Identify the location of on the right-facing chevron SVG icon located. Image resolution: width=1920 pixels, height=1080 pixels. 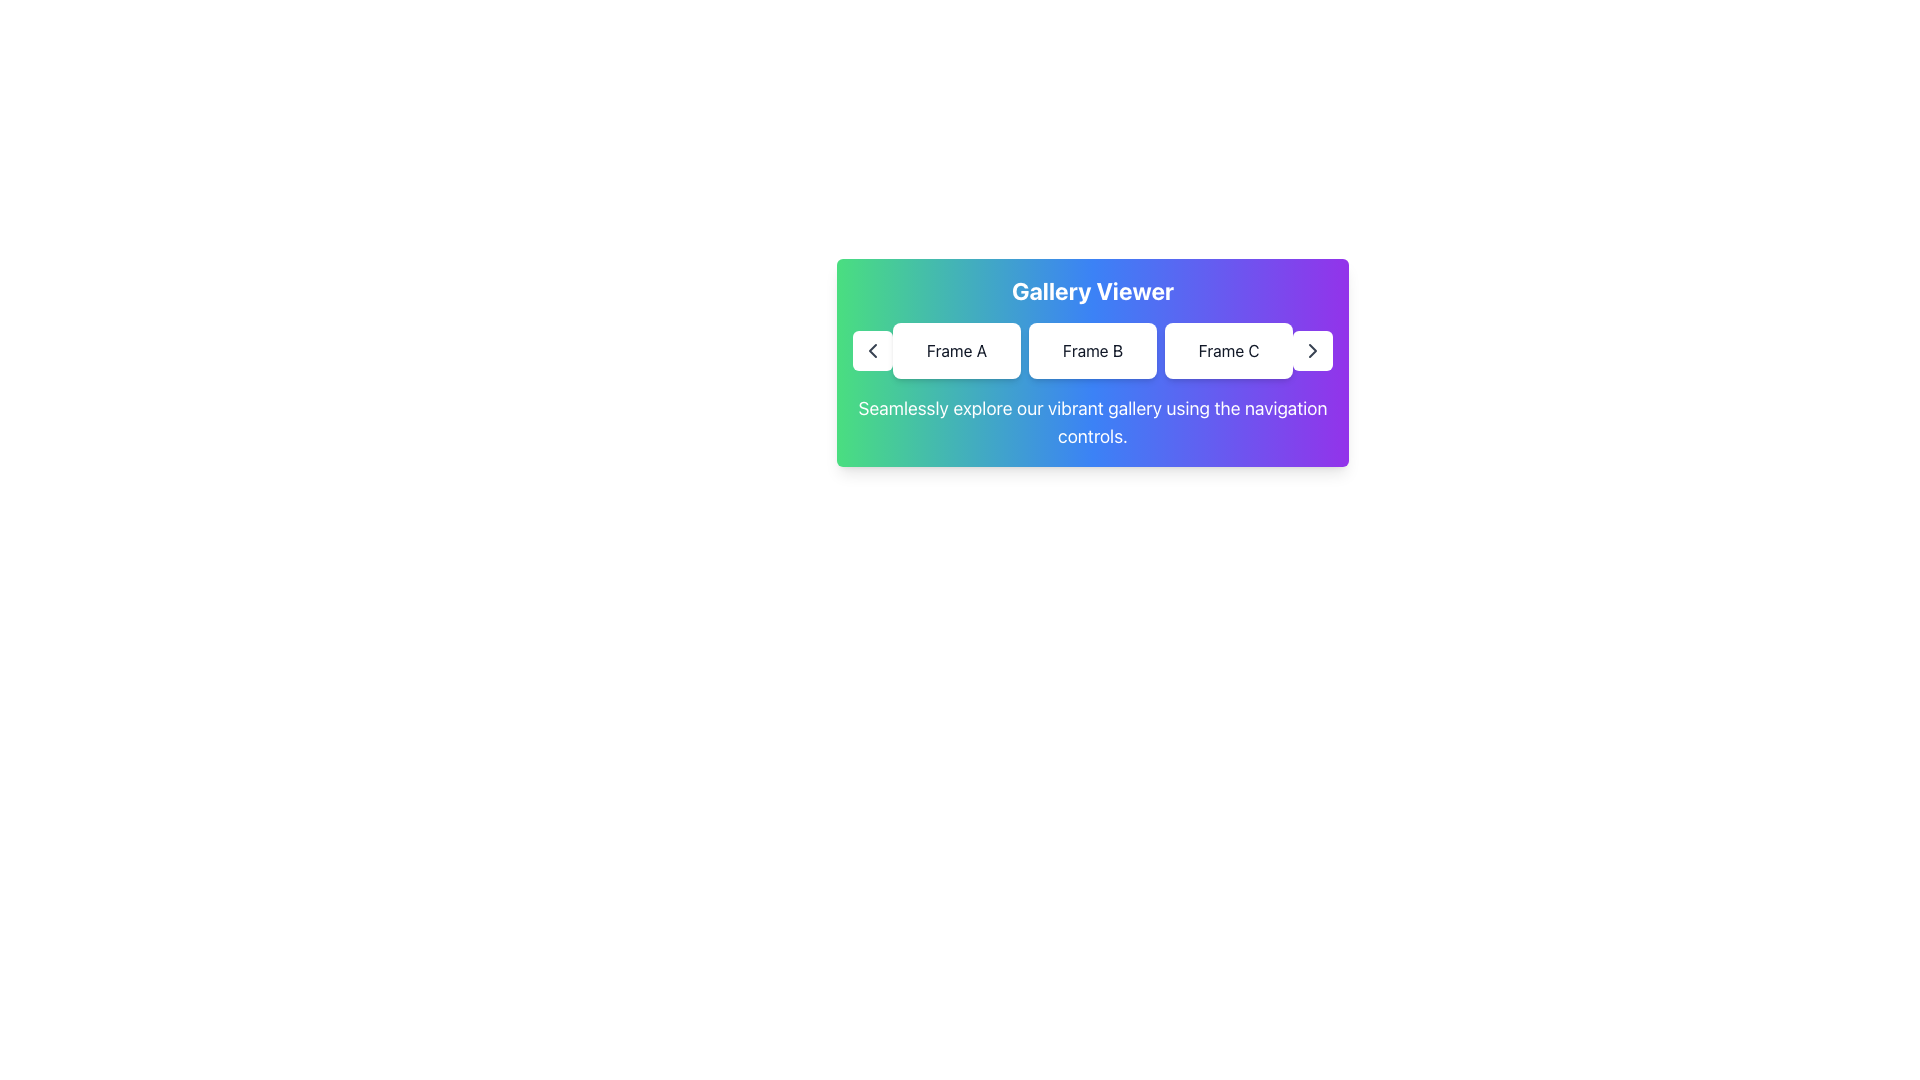
(1313, 350).